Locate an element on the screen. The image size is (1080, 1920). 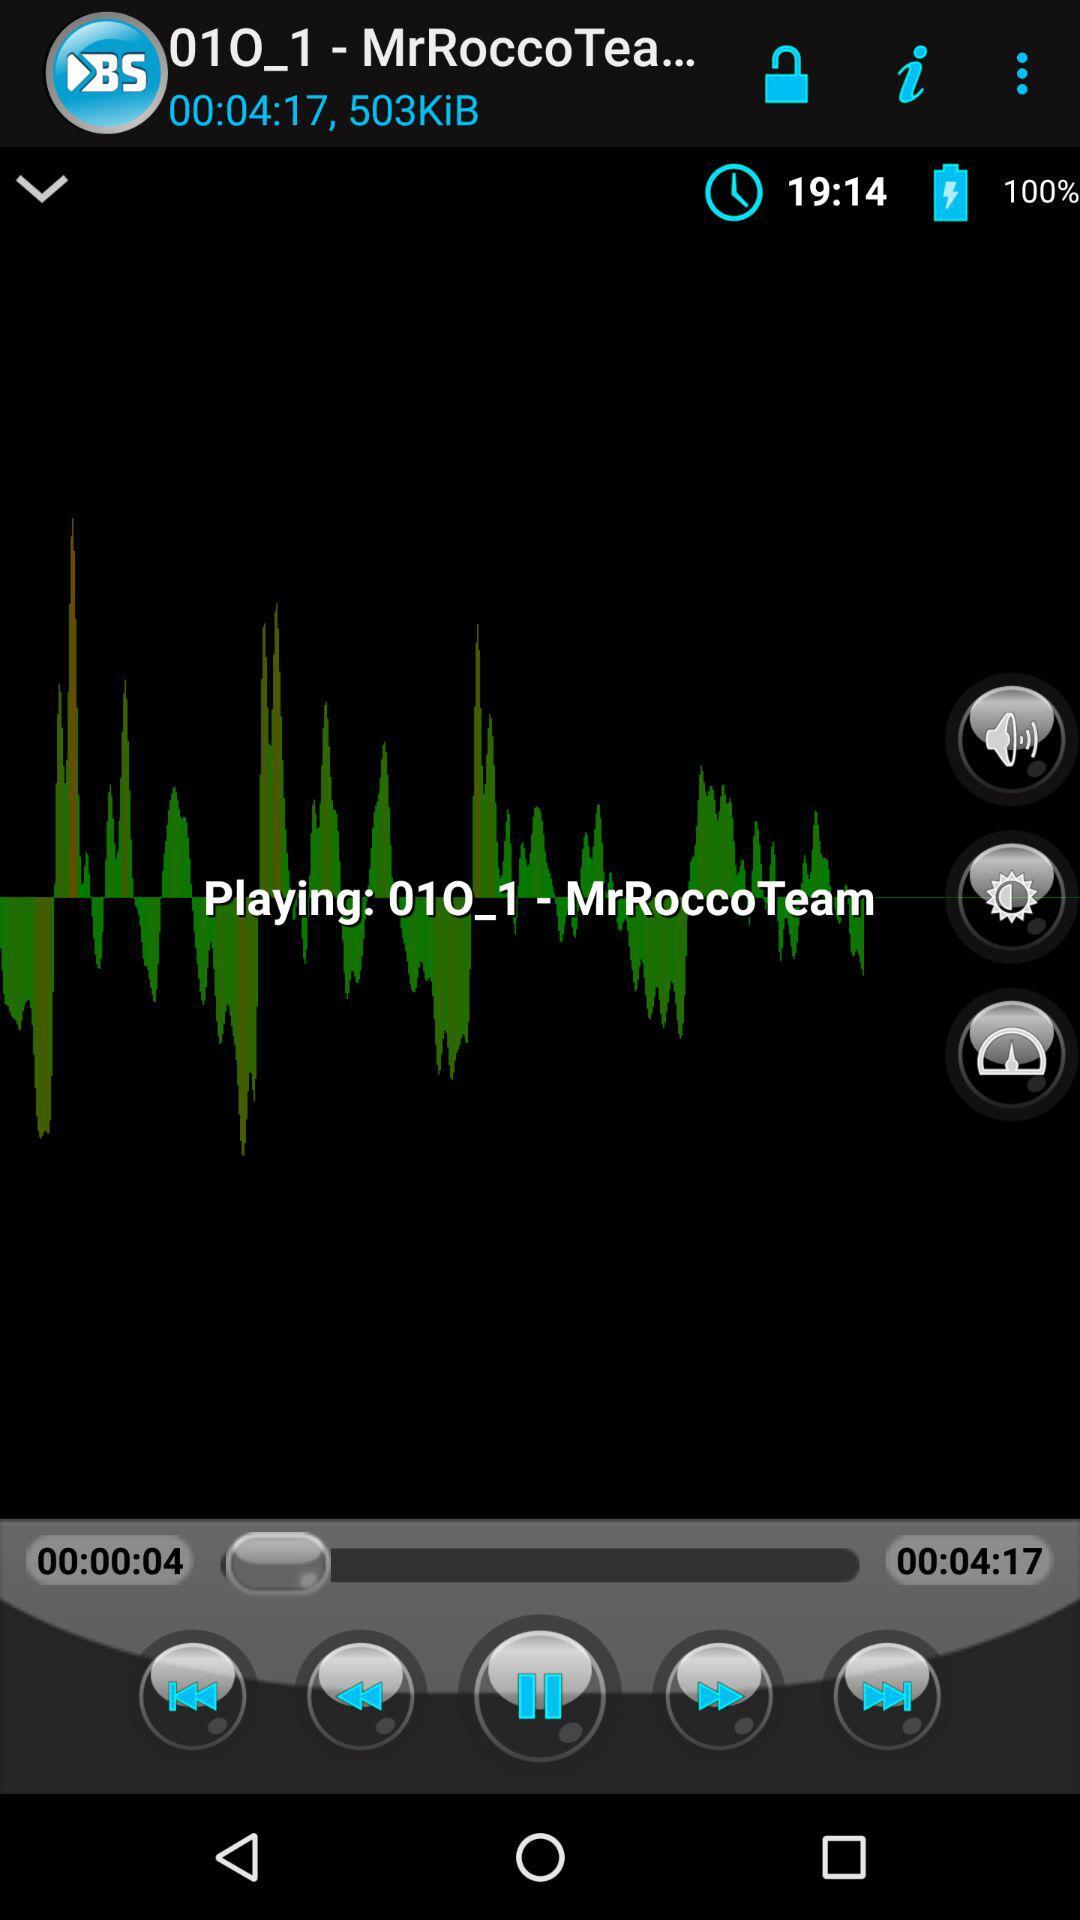
skip to the next item is located at coordinates (886, 1695).